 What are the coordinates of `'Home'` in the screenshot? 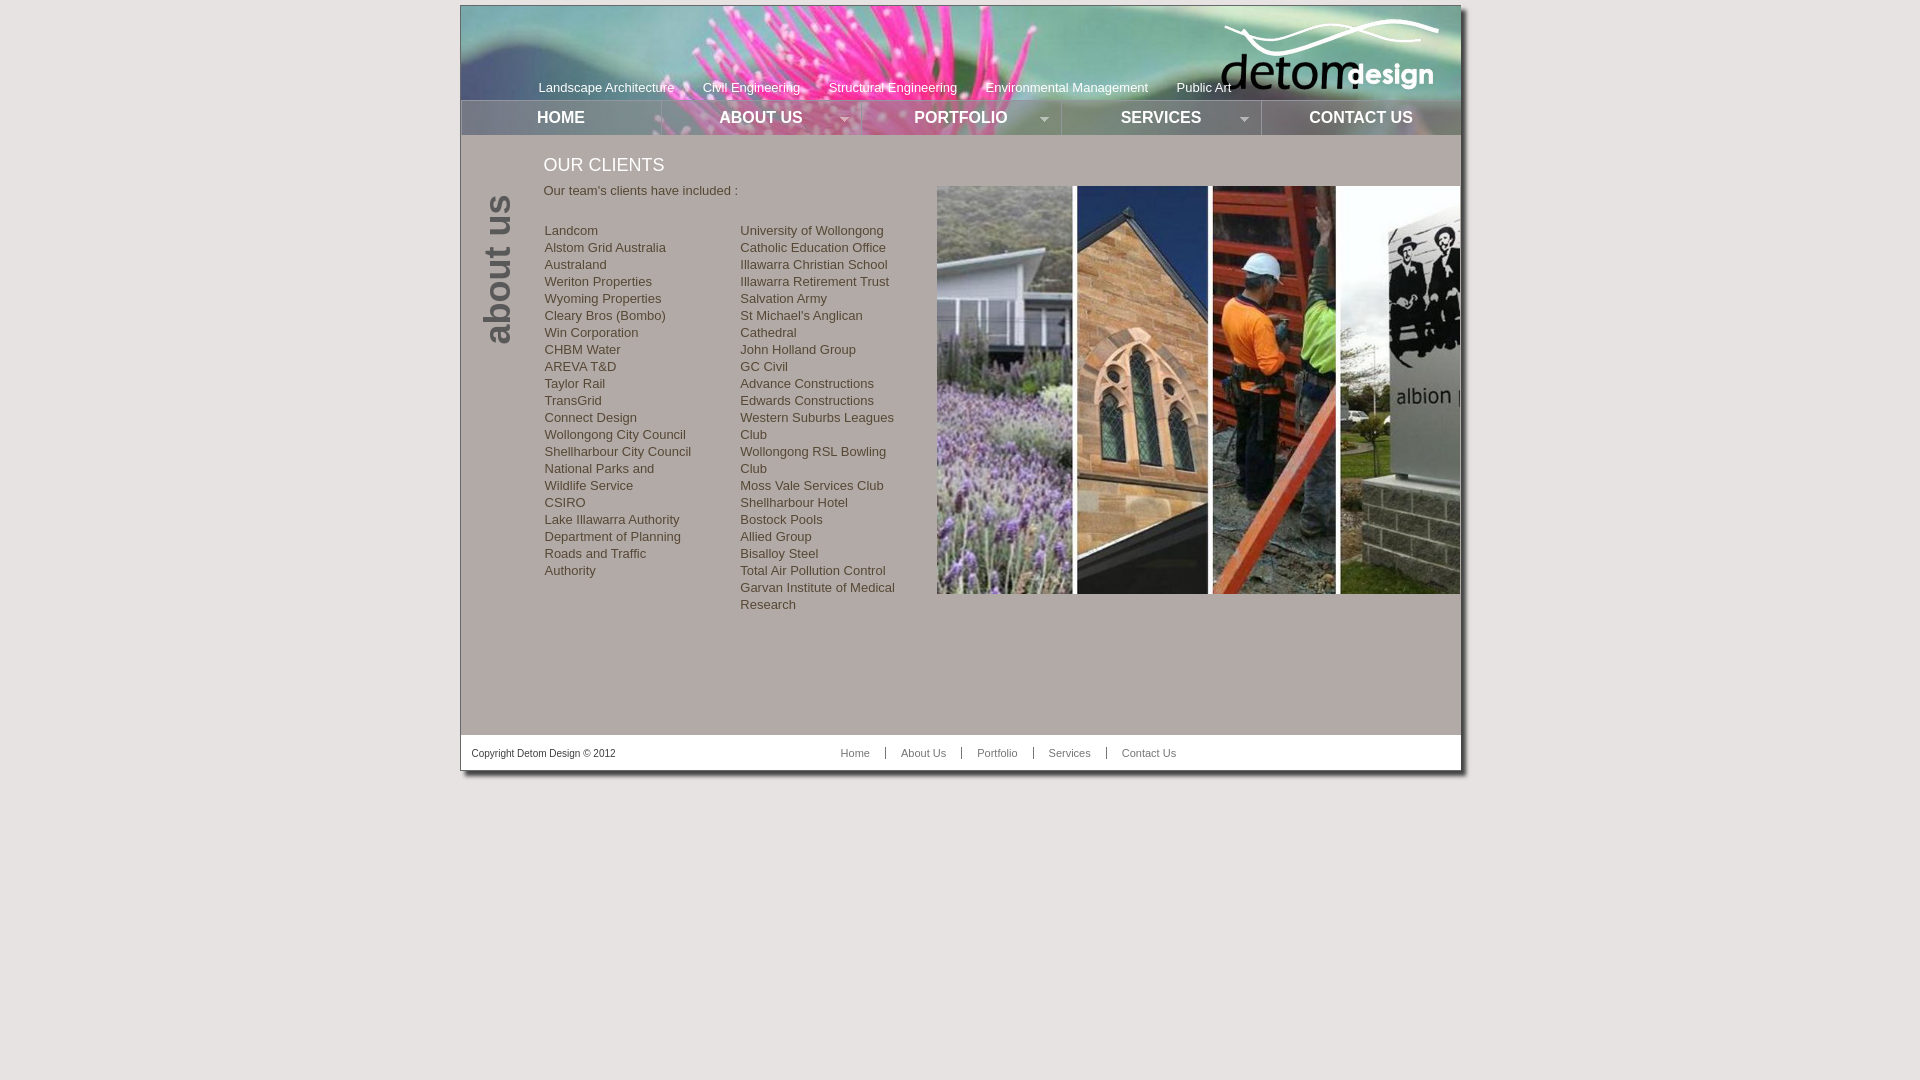 It's located at (855, 752).